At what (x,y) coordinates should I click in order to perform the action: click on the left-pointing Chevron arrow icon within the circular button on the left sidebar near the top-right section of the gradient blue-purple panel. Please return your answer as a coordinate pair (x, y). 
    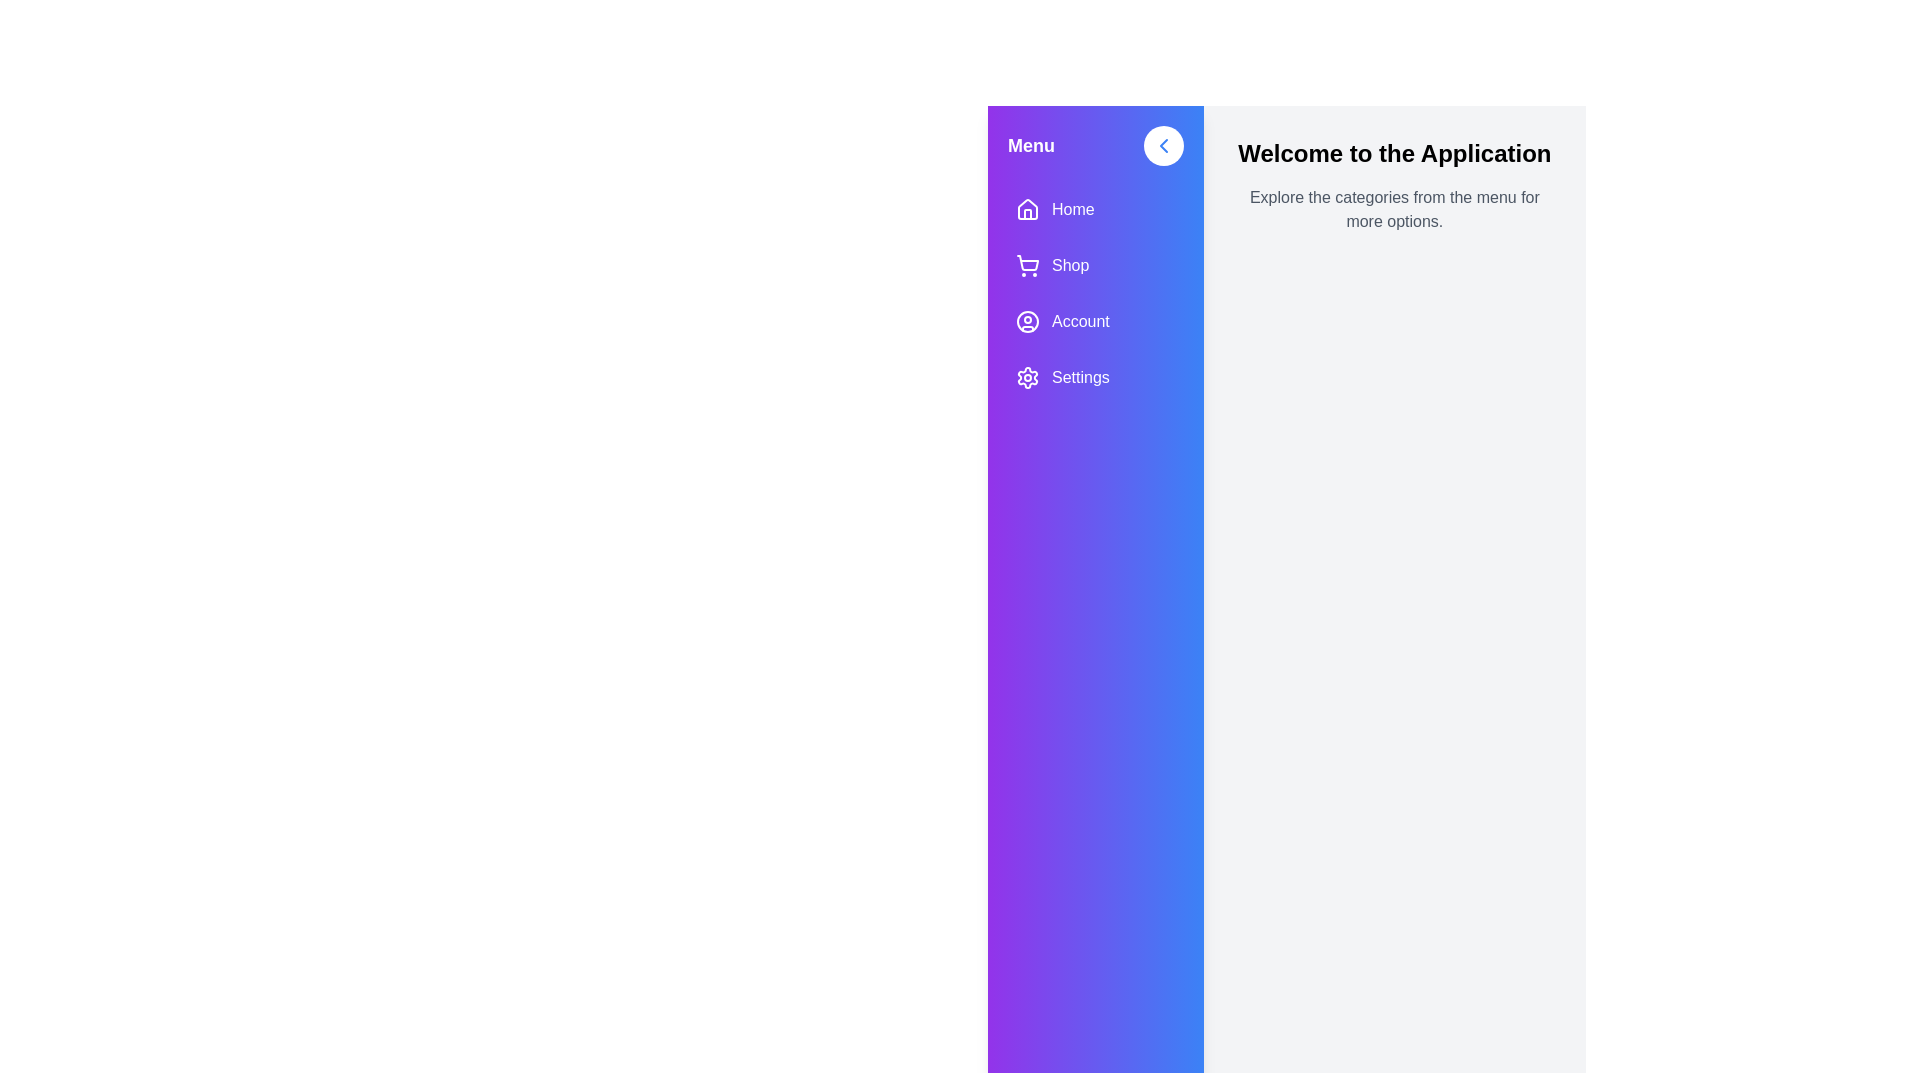
    Looking at the image, I should click on (1163, 145).